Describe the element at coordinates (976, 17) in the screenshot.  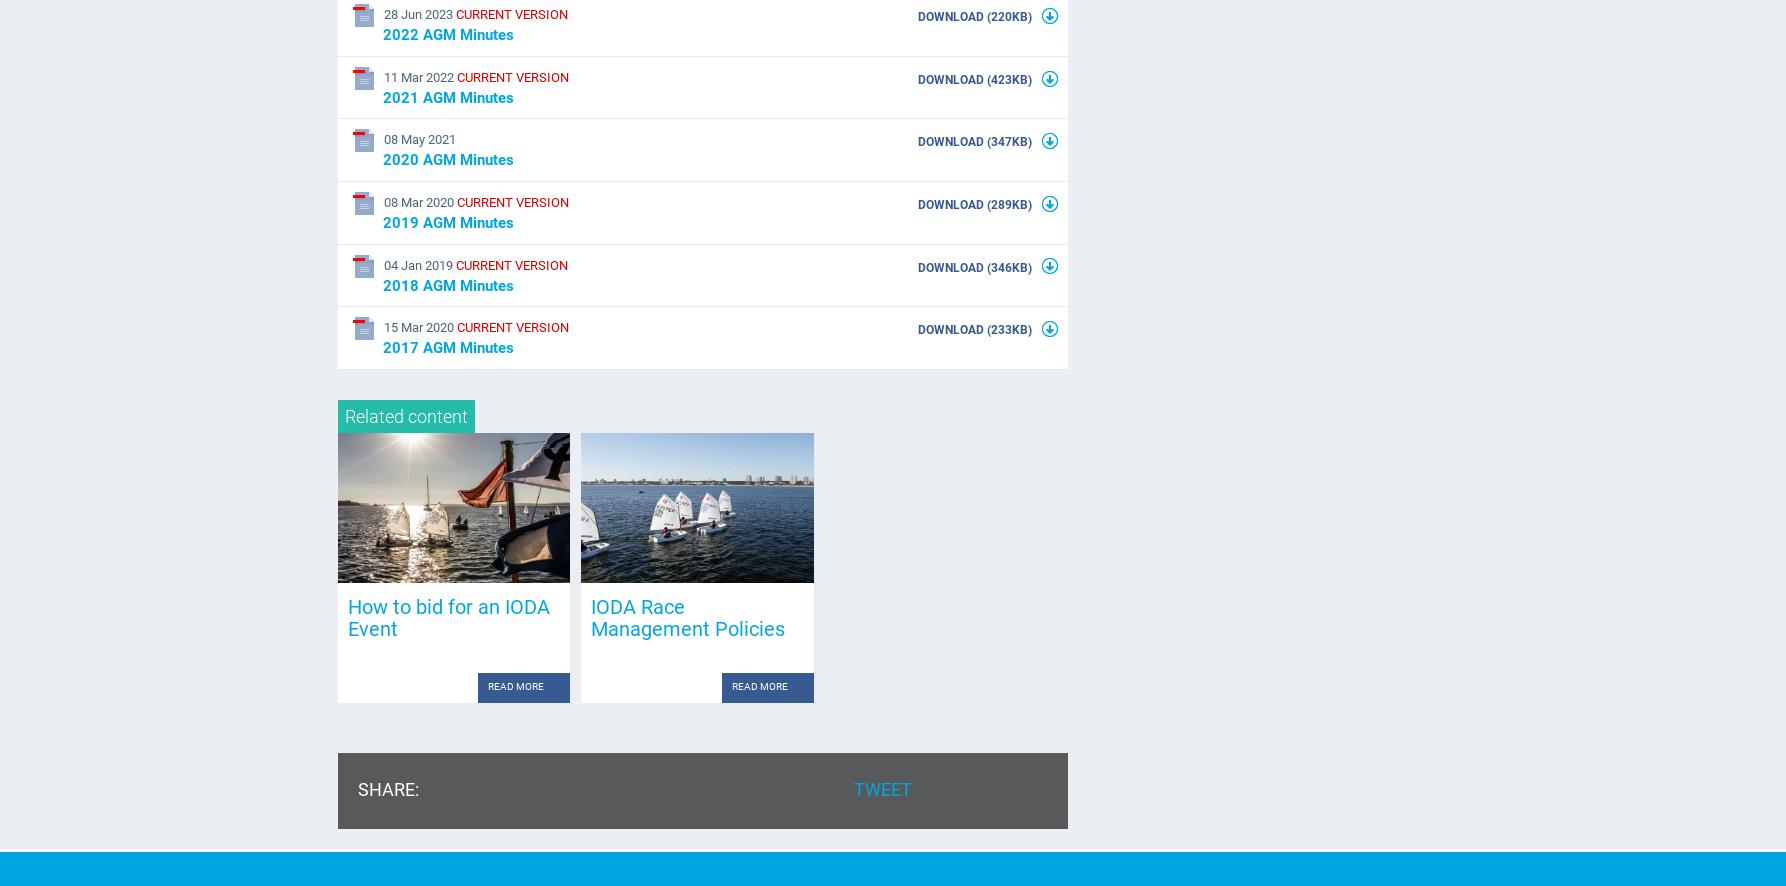
I see `'Download (220Kb)'` at that location.